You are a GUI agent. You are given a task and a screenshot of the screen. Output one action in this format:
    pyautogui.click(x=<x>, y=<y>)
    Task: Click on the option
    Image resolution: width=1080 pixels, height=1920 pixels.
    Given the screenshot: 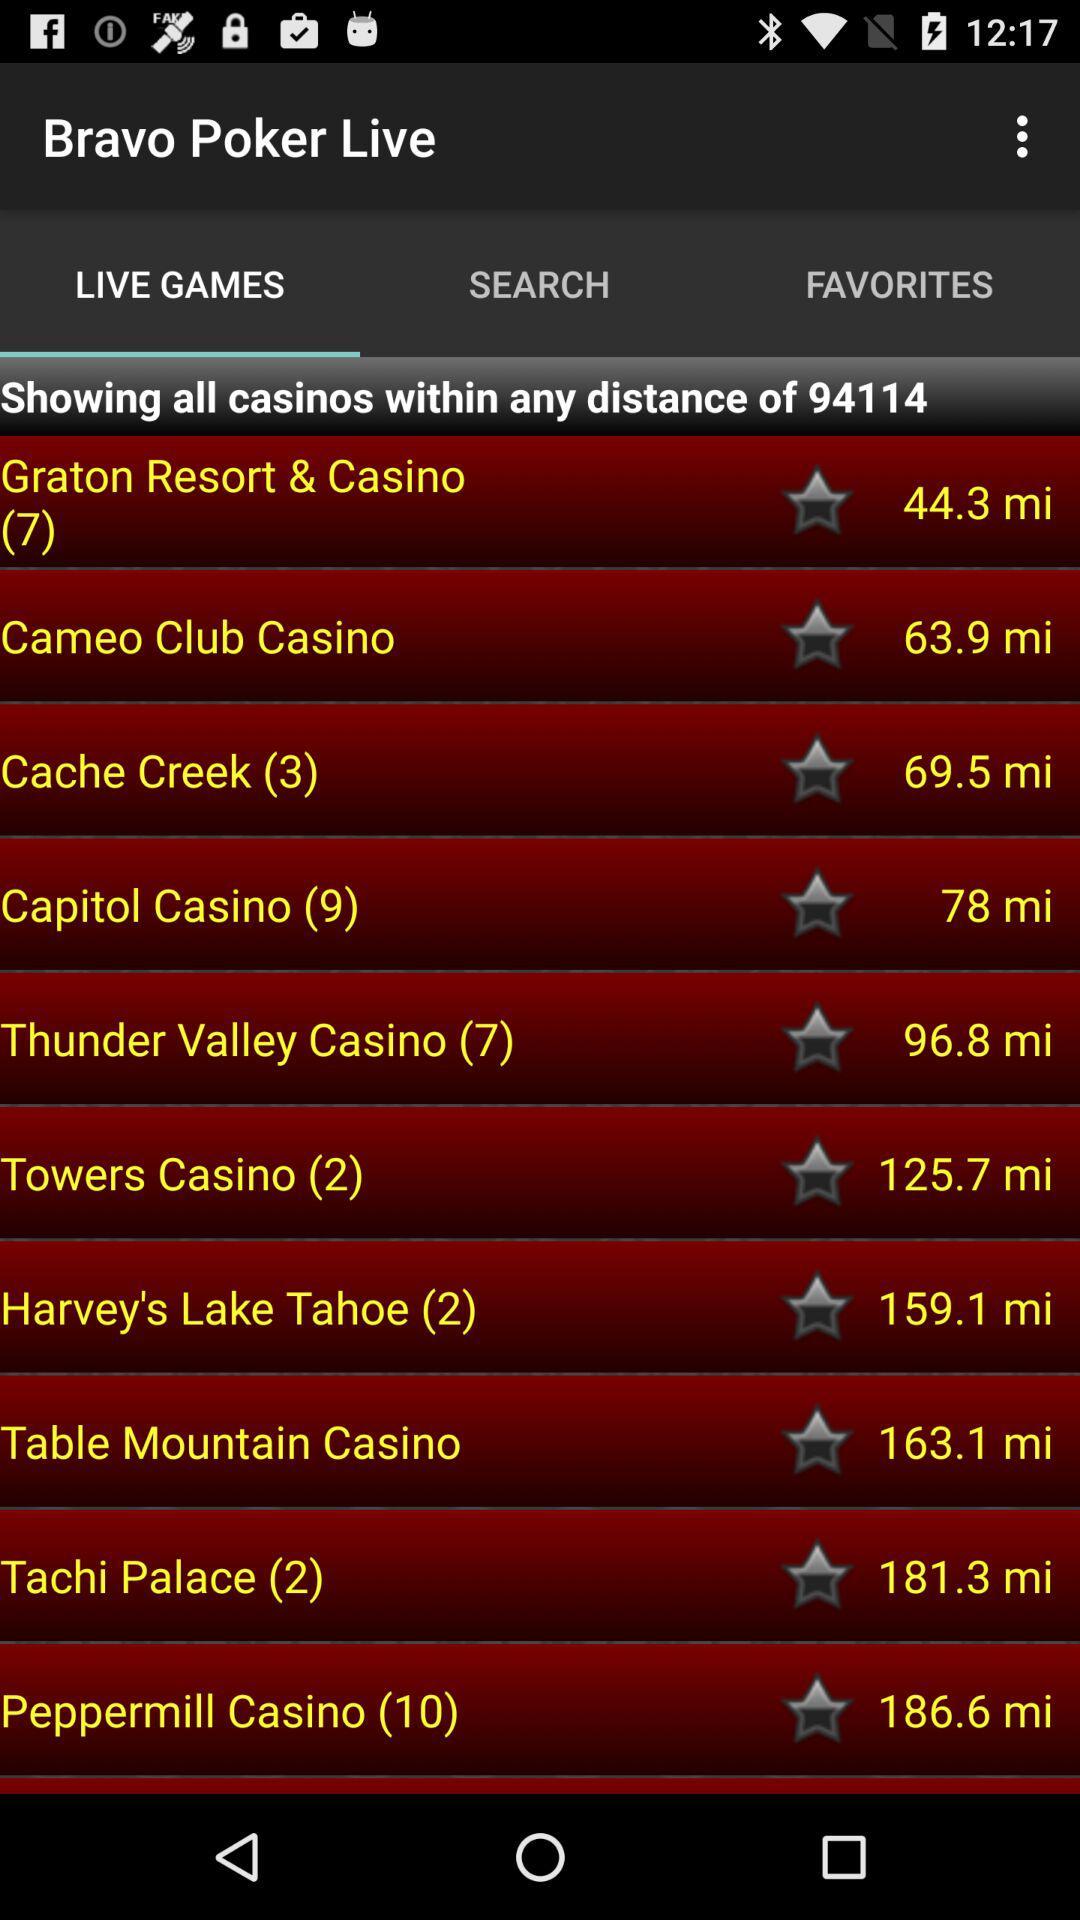 What is the action you would take?
    pyautogui.click(x=817, y=1708)
    